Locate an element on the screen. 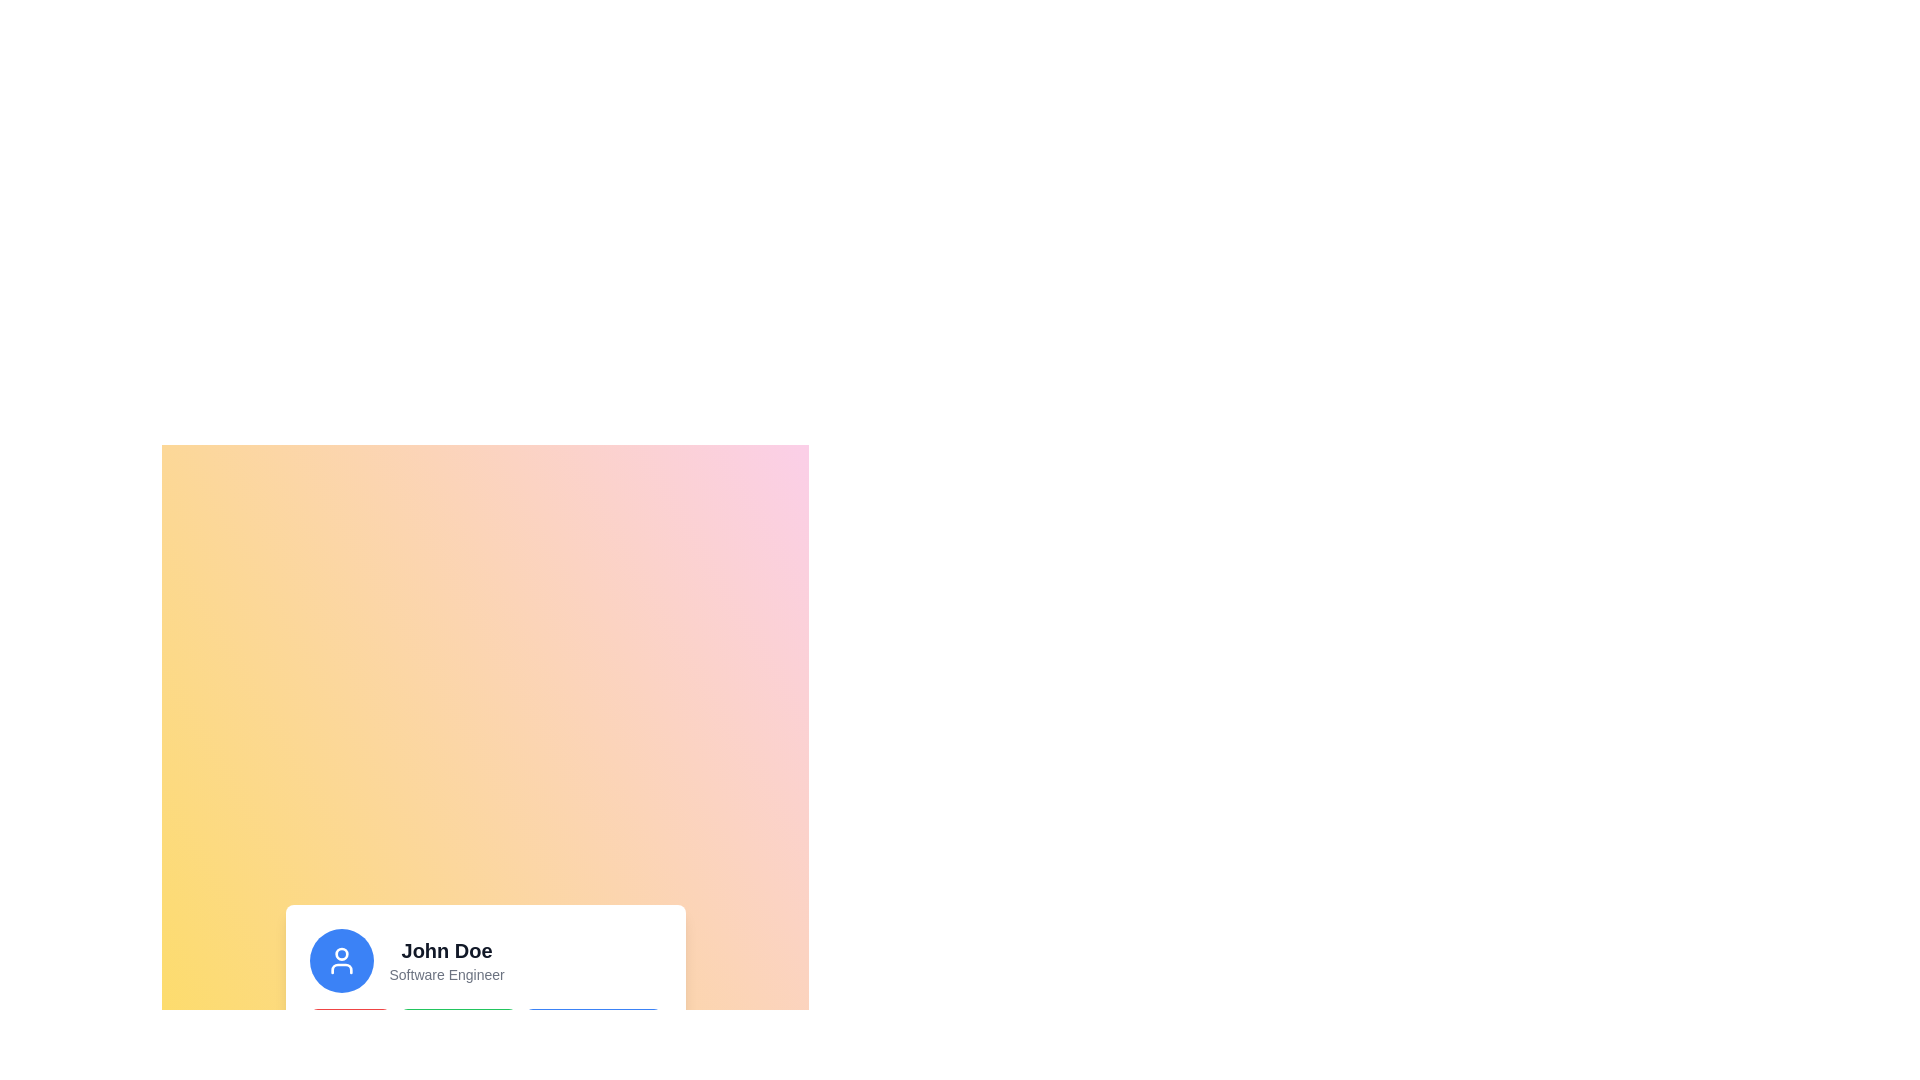 This screenshot has width=1920, height=1080. the lower curved part of the user profile icon vector graphic, which has a smooth stroke and is located above the text 'John Doe' is located at coordinates (341, 967).